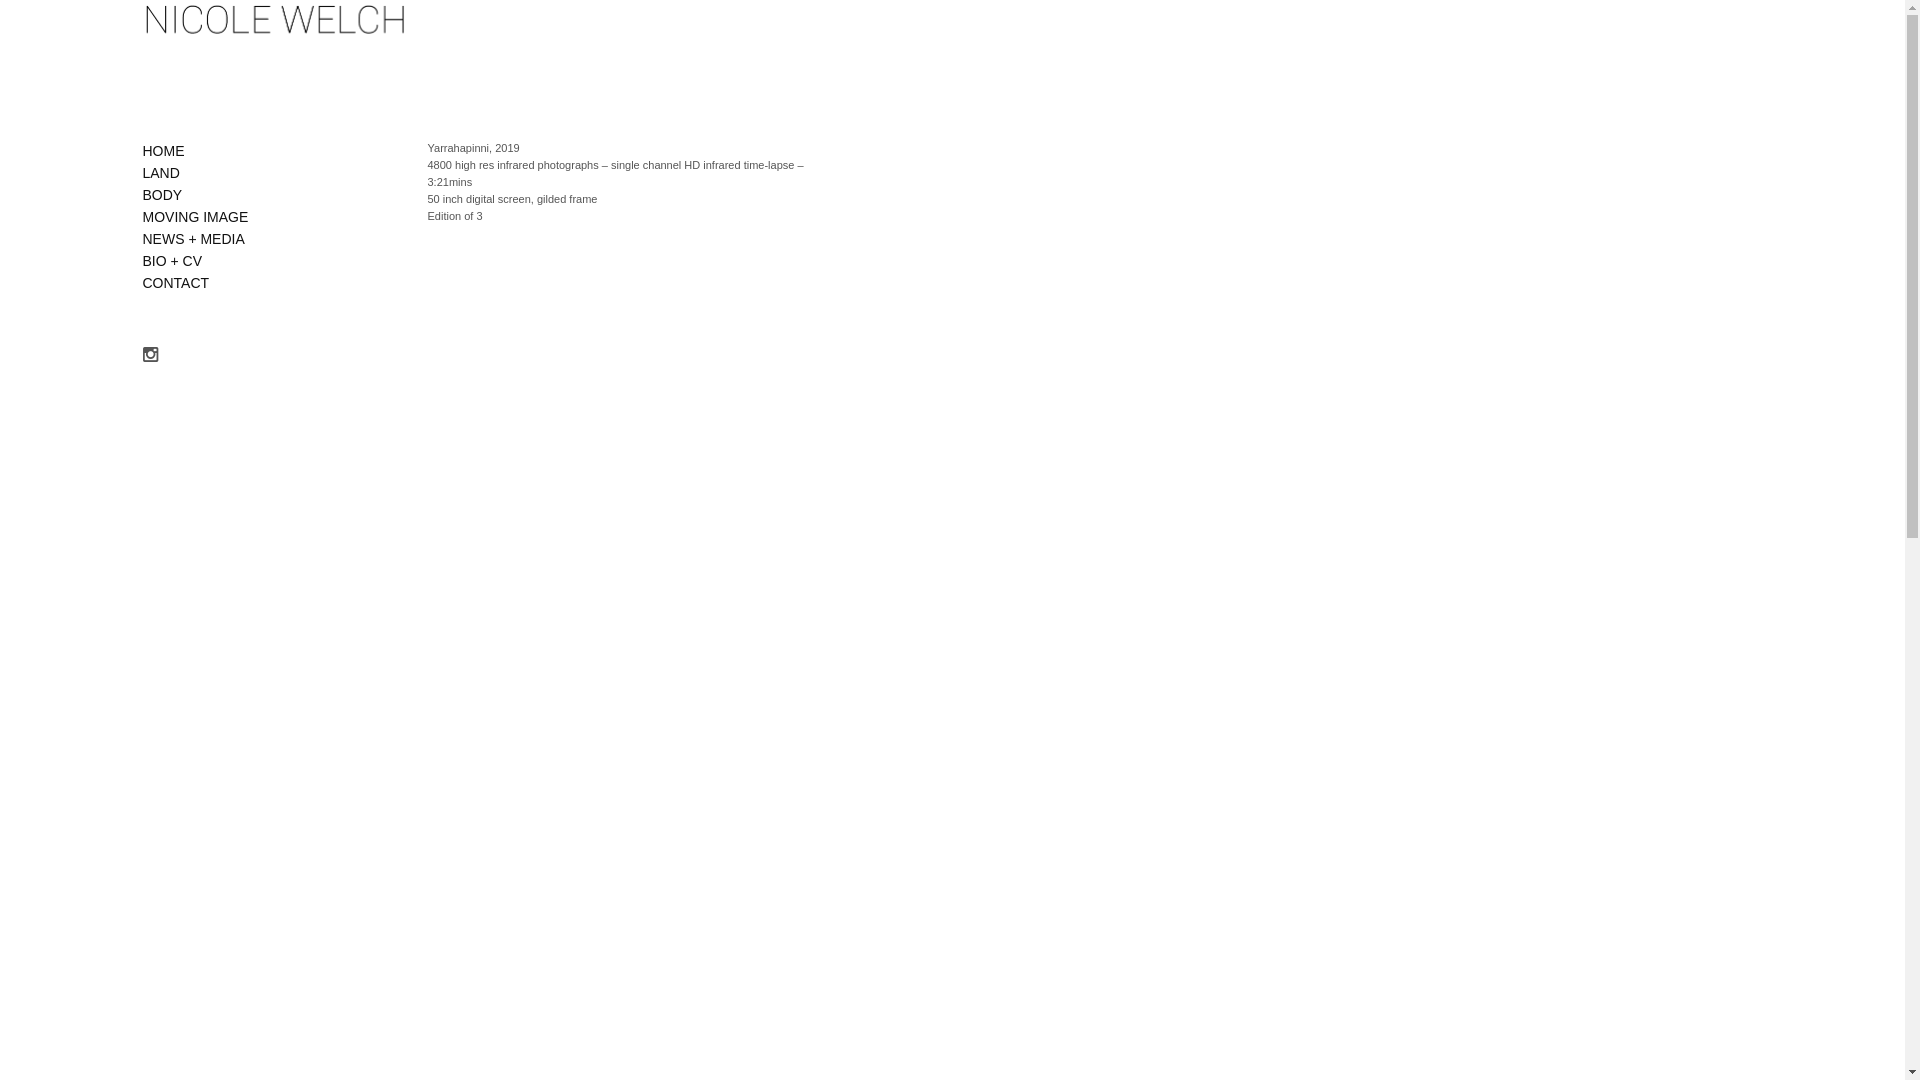  What do you see at coordinates (160, 172) in the screenshot?
I see `'LAND'` at bounding box center [160, 172].